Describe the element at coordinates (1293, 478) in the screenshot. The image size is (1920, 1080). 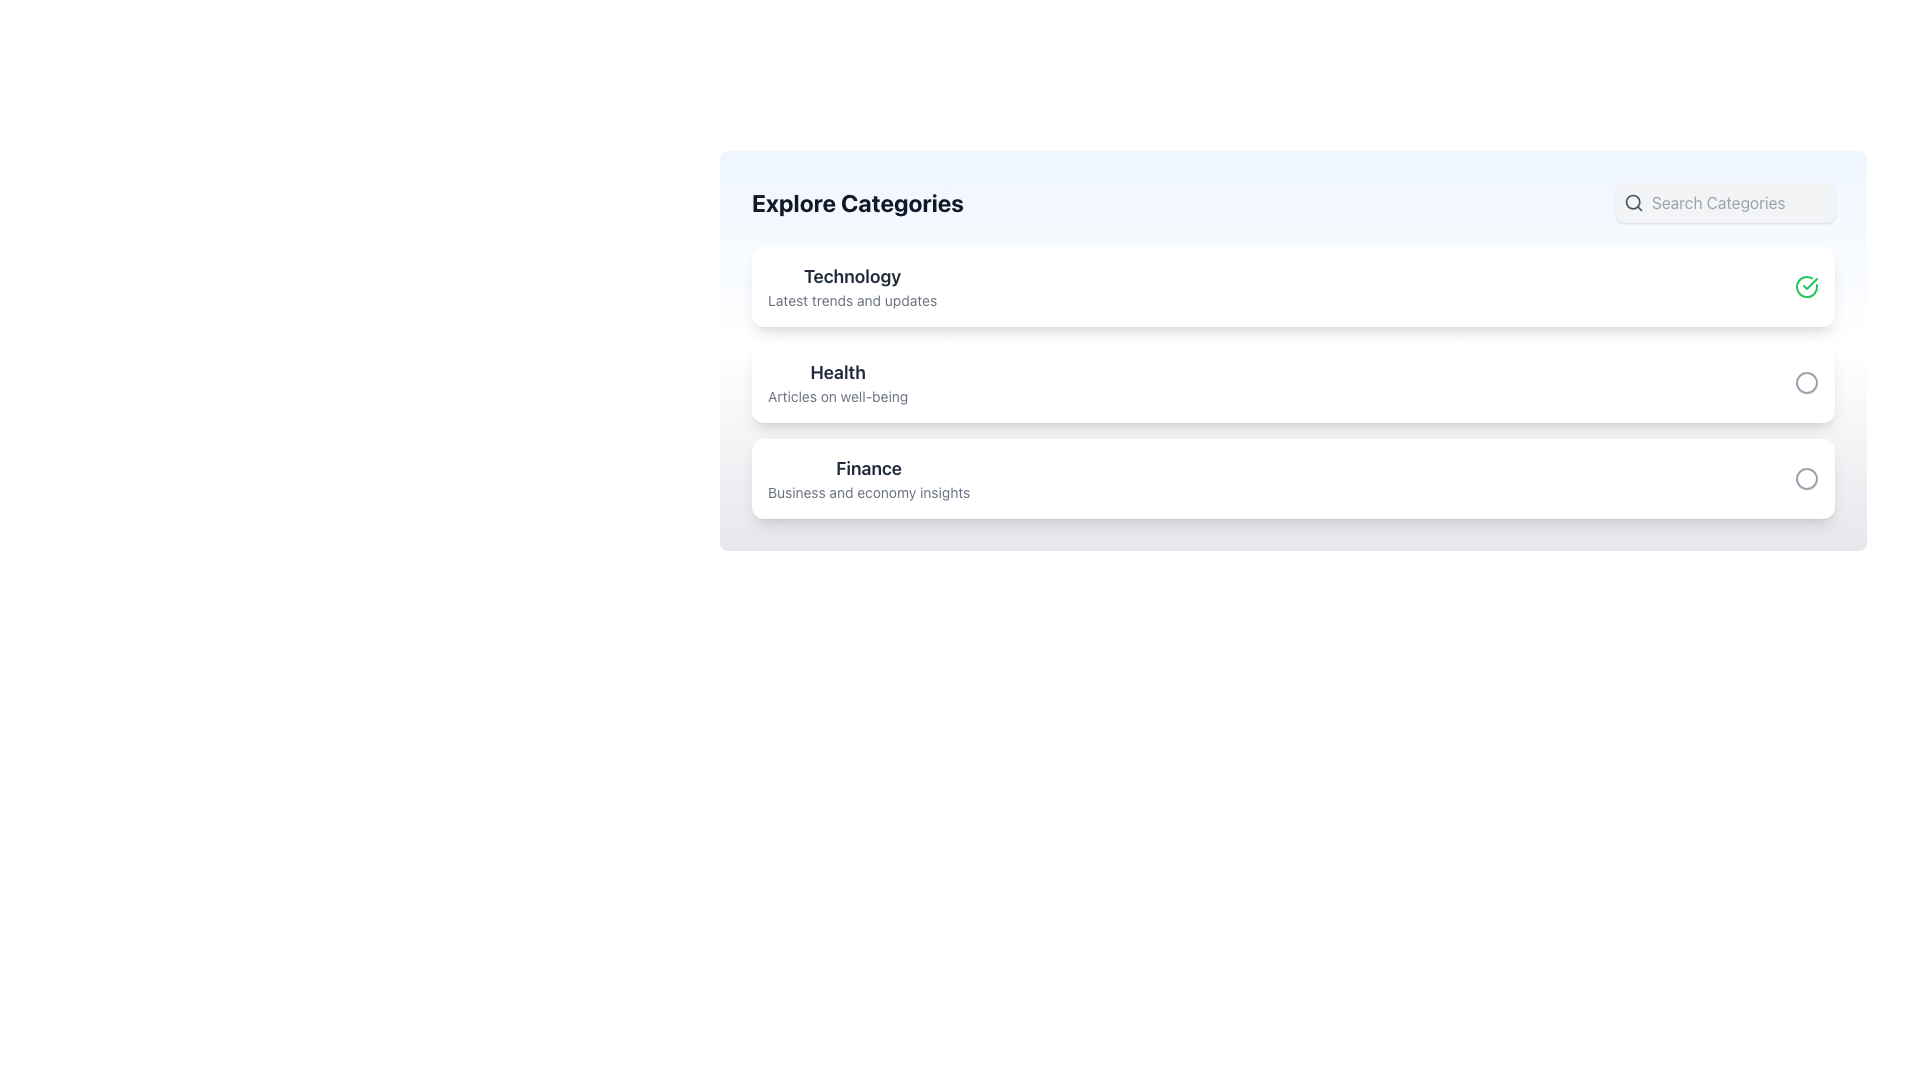
I see `the 'Finance' category selectable list item, which is the third item in the 'Explore Categories' list, located below 'Technology' and 'Health'` at that location.